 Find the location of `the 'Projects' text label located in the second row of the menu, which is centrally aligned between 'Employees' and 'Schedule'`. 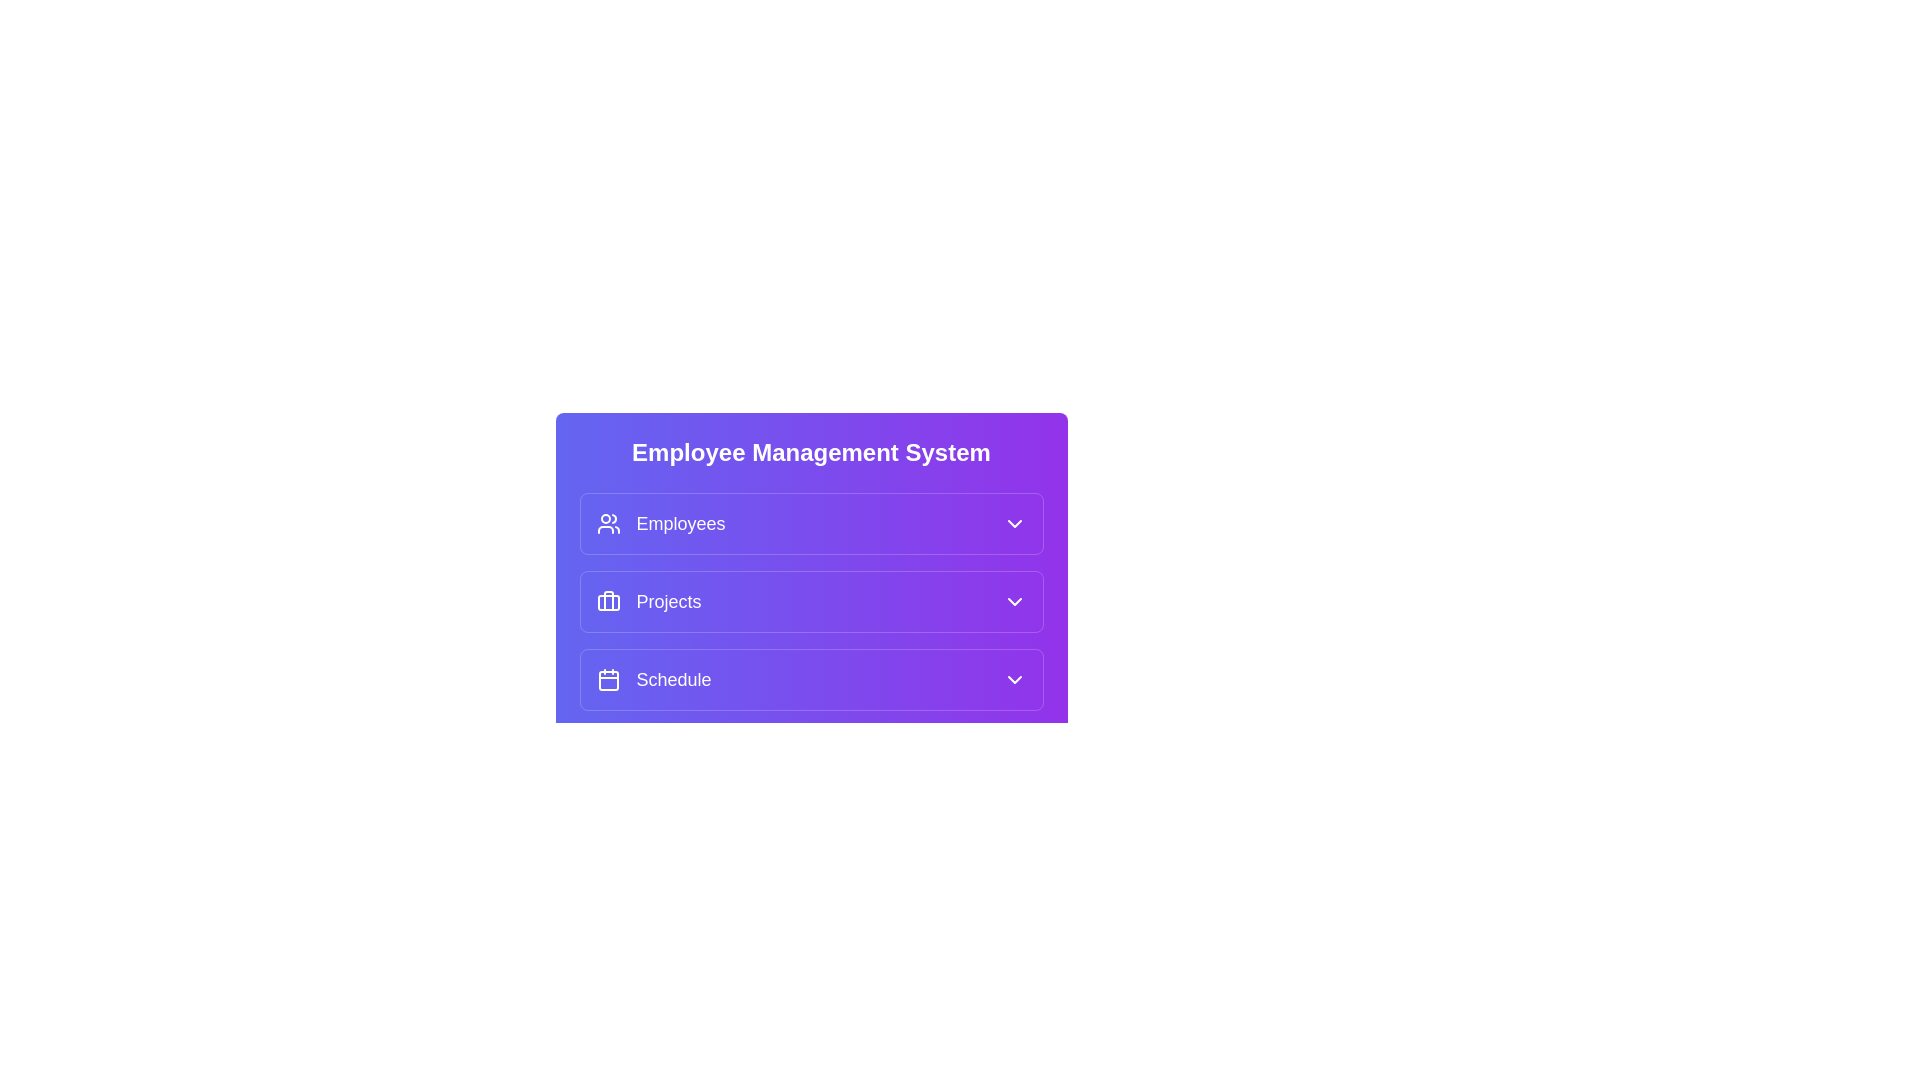

the 'Projects' text label located in the second row of the menu, which is centrally aligned between 'Employees' and 'Schedule' is located at coordinates (668, 600).